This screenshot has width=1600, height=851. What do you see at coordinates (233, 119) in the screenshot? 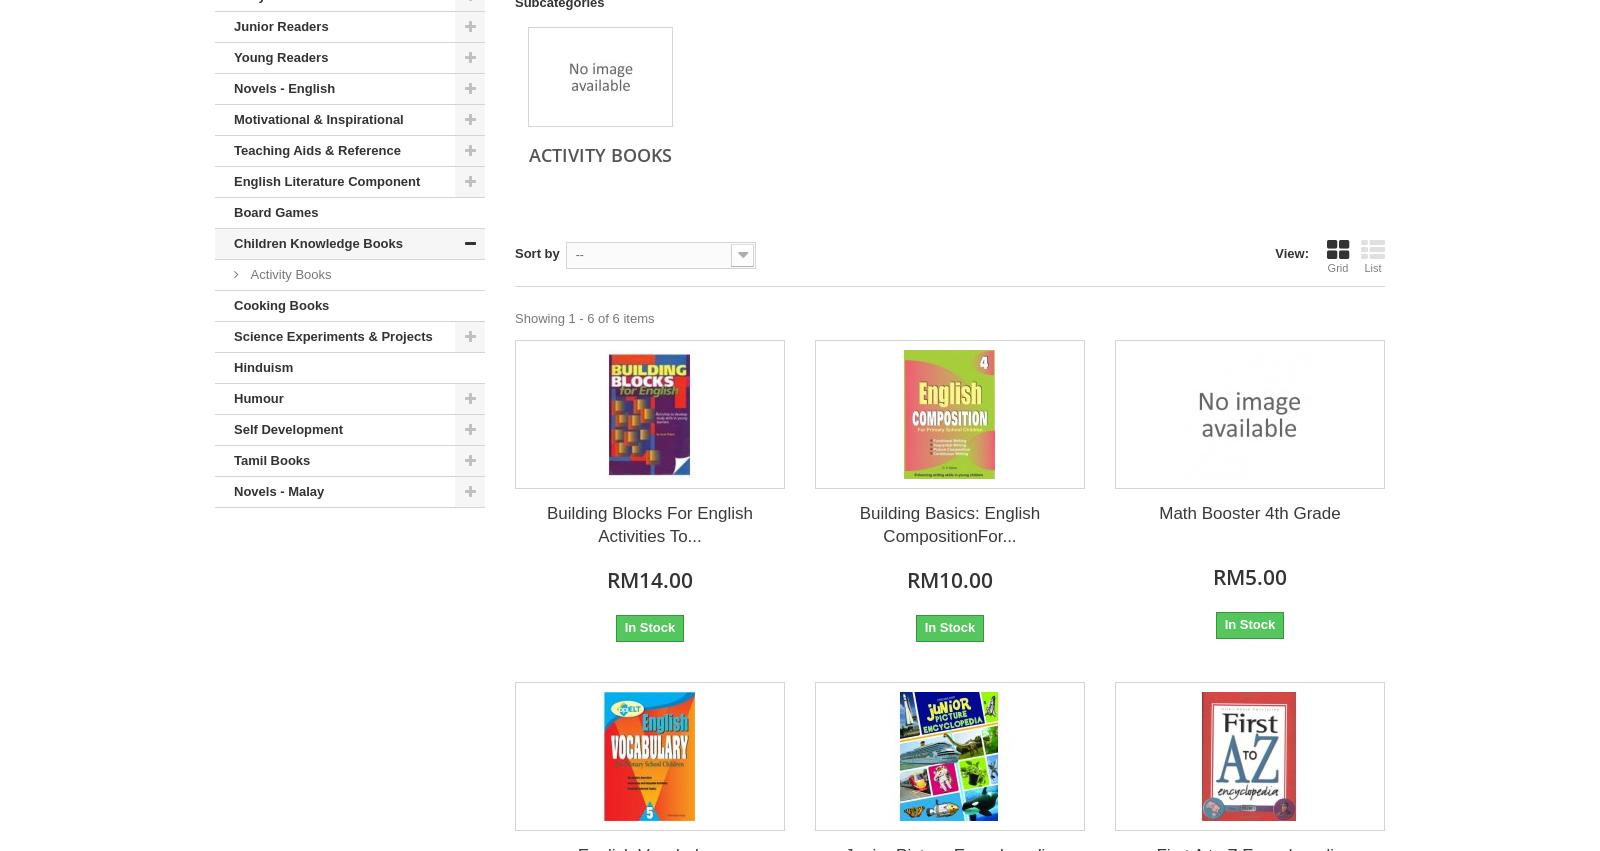
I see `'Motivational & Inspirational'` at bounding box center [233, 119].